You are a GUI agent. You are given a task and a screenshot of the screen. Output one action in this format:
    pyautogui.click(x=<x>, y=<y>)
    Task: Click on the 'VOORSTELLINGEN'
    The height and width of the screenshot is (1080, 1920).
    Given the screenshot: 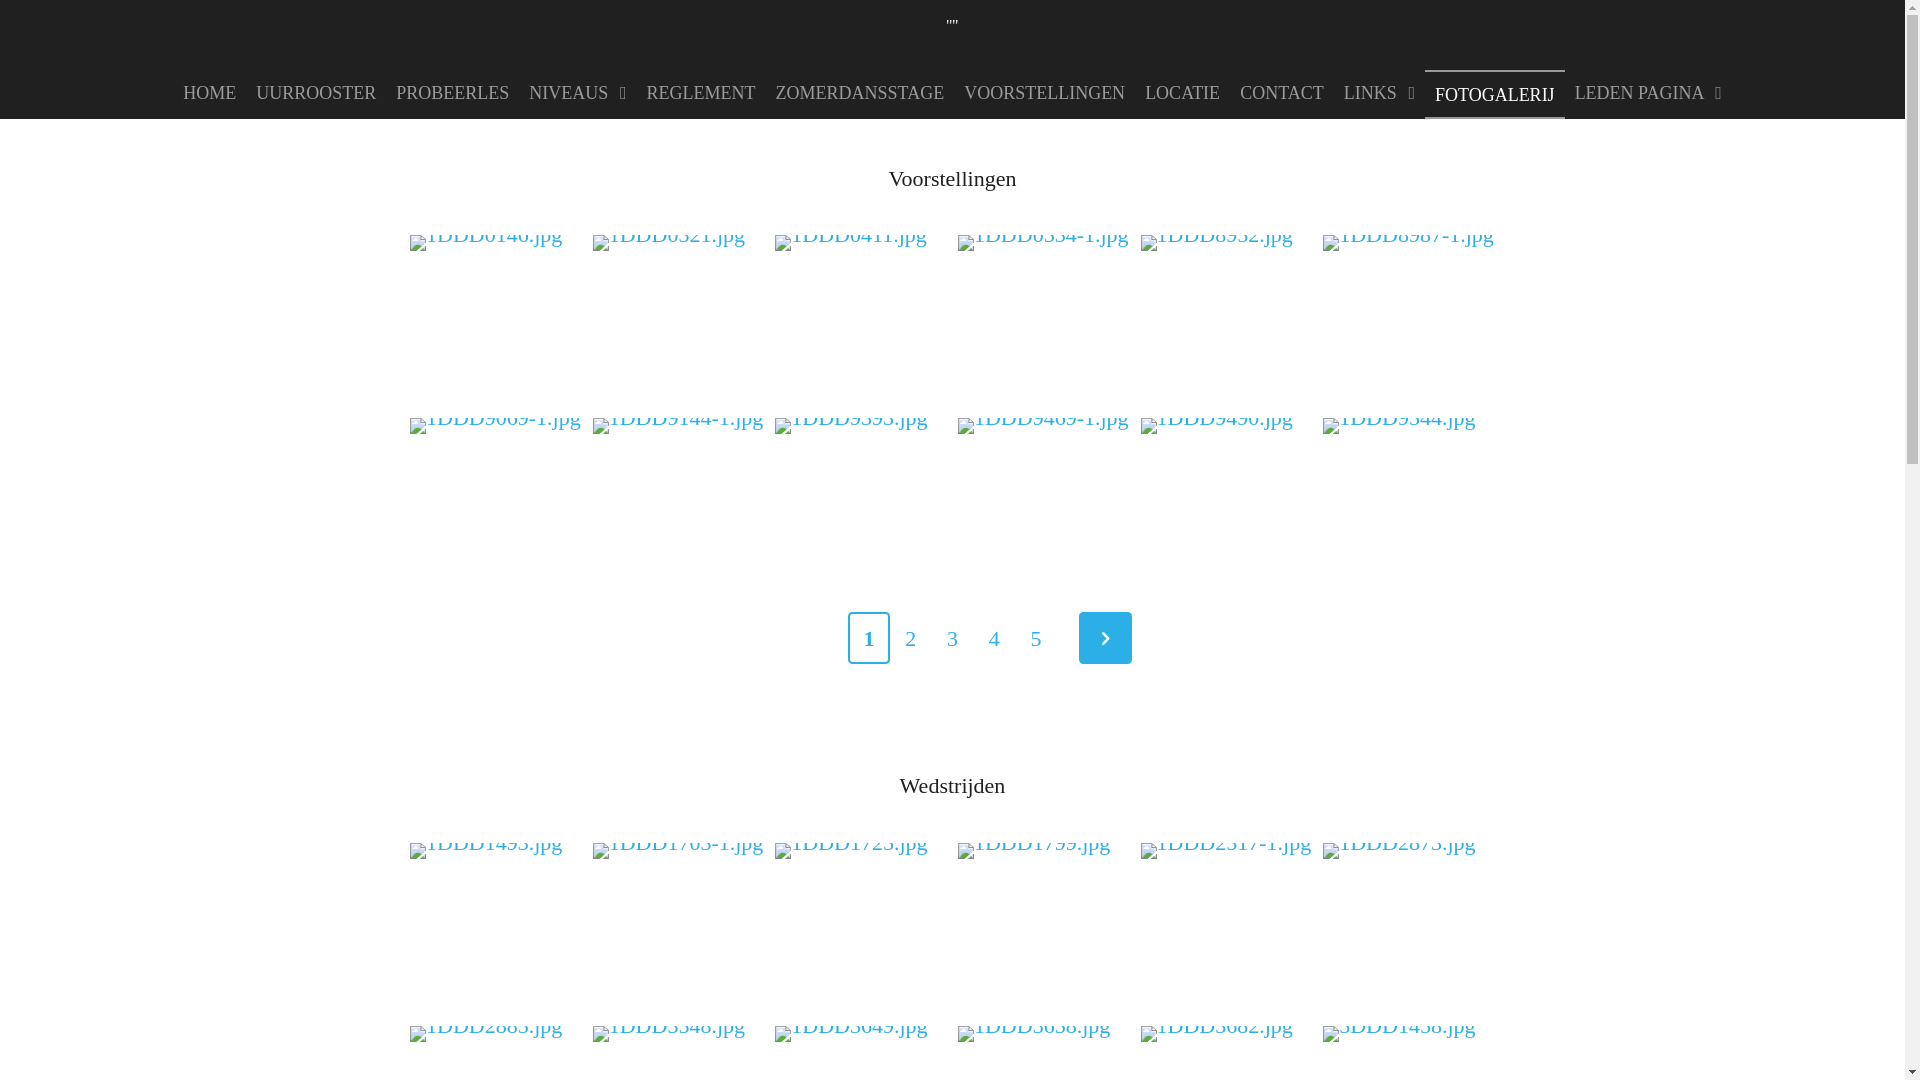 What is the action you would take?
    pyautogui.click(x=1043, y=92)
    